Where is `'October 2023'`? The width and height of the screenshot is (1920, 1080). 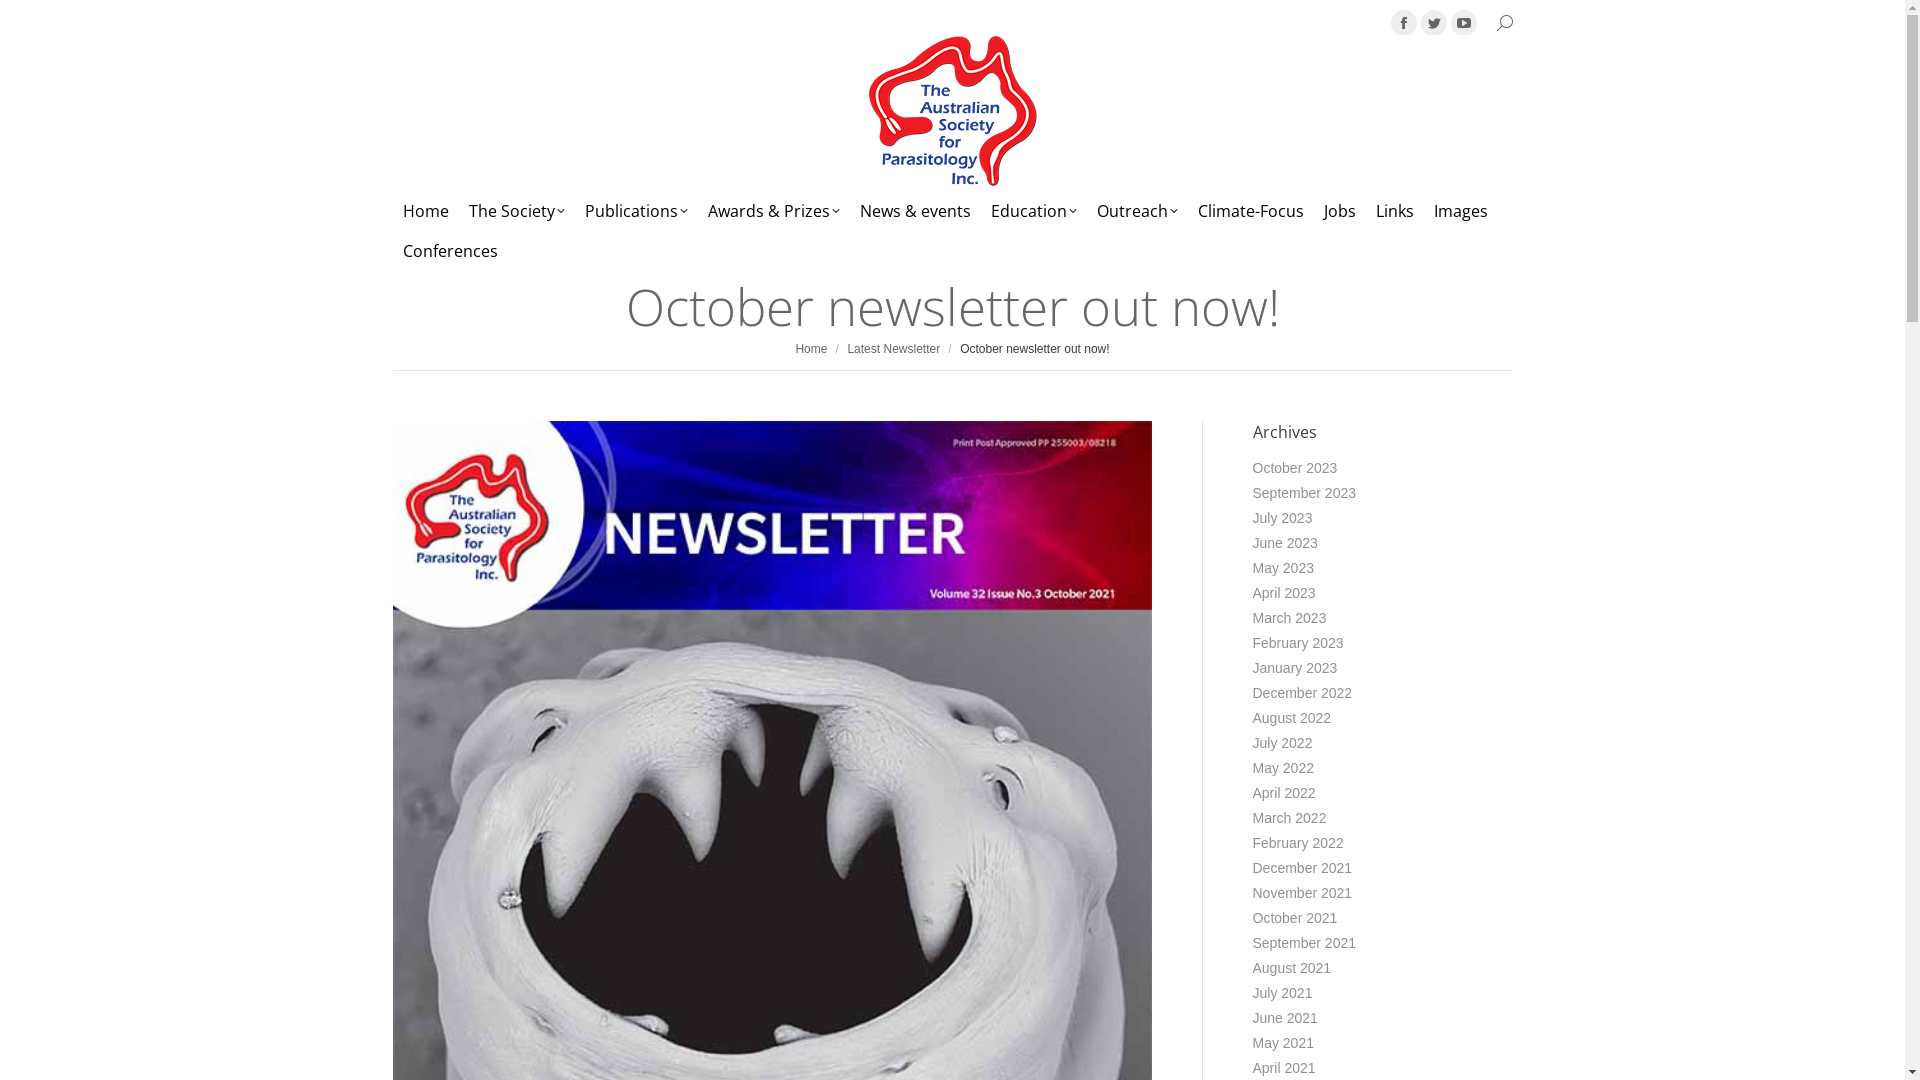
'October 2023' is located at coordinates (1294, 467).